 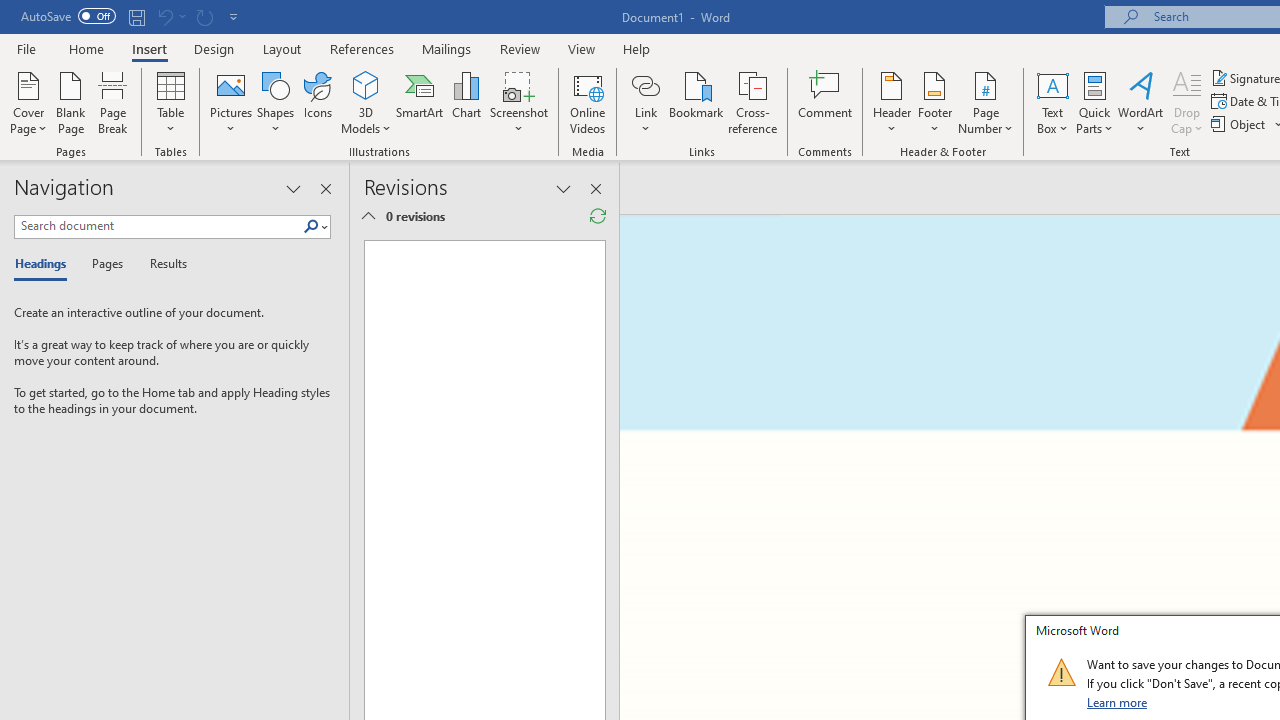 I want to click on 'Bookmark...', so click(x=696, y=103).